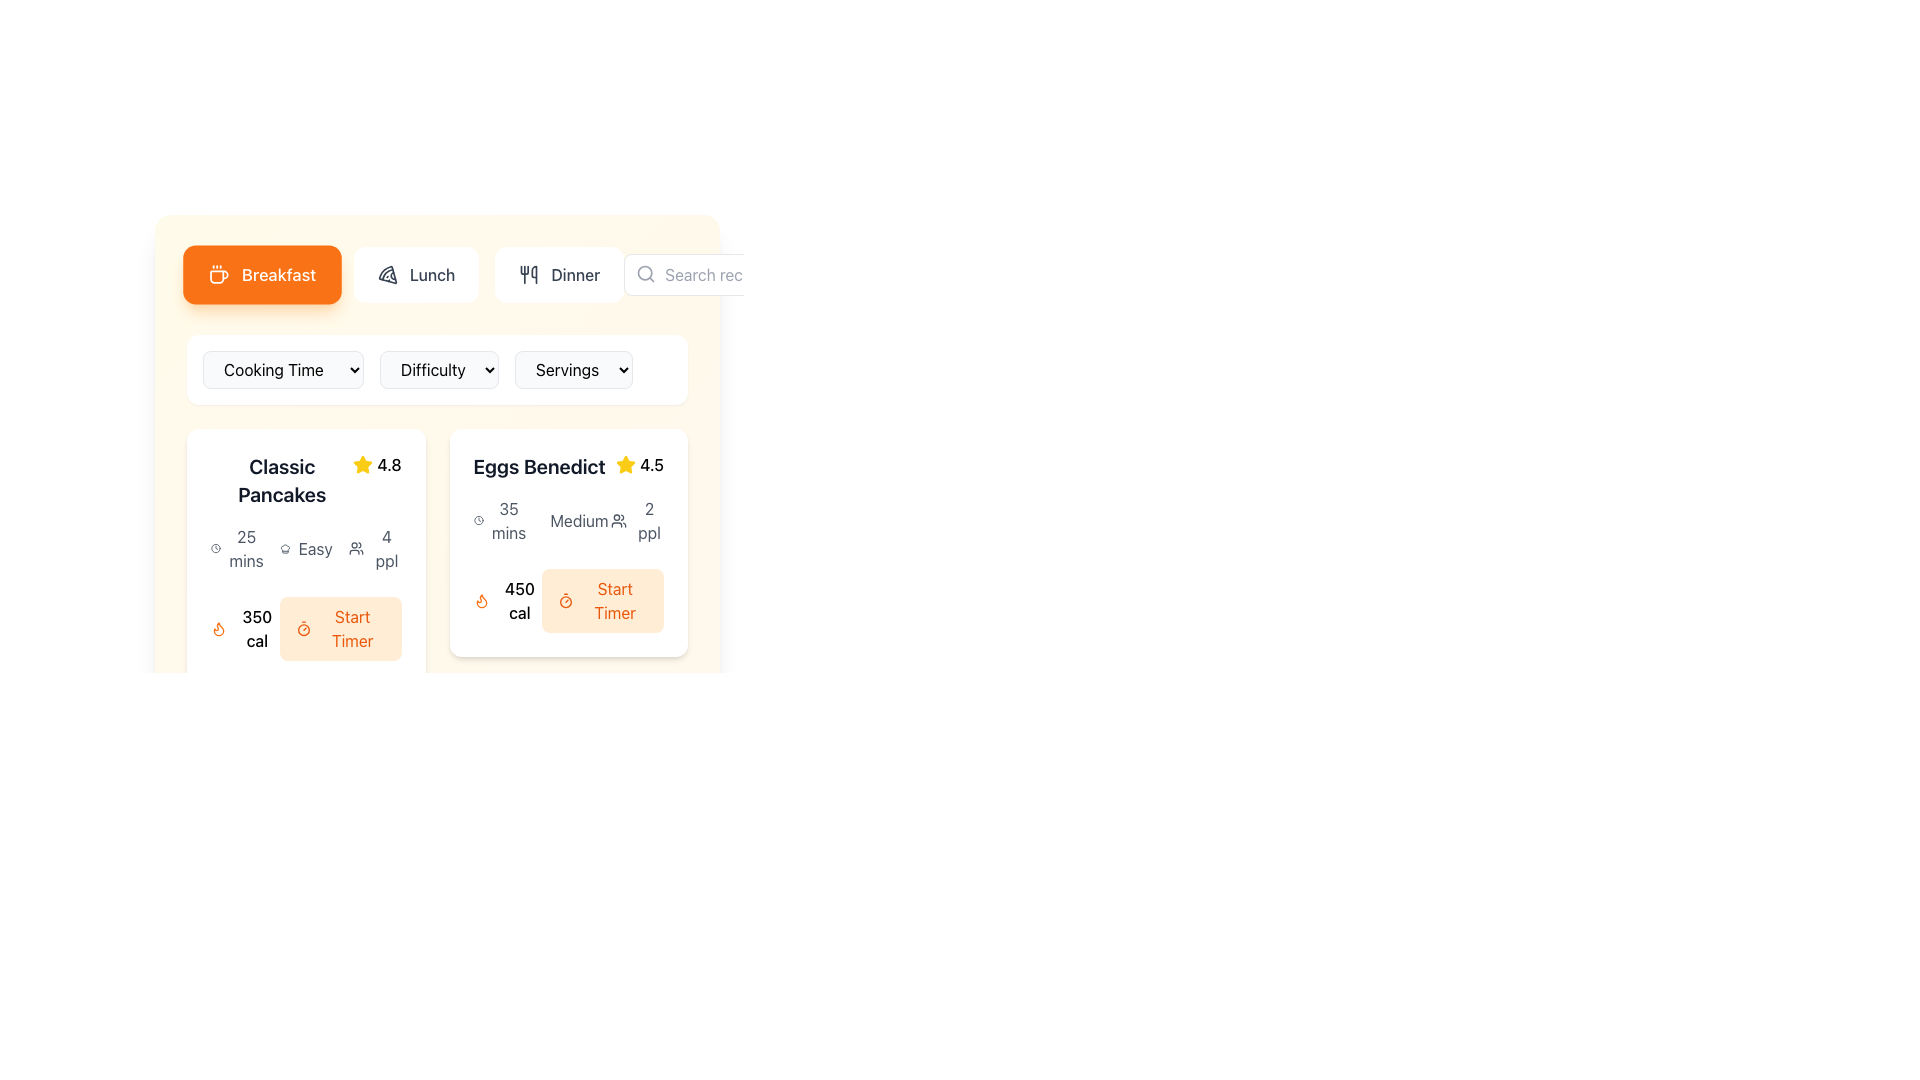  I want to click on the text label displaying the calorie count of a food item or recipe, so click(256, 879).